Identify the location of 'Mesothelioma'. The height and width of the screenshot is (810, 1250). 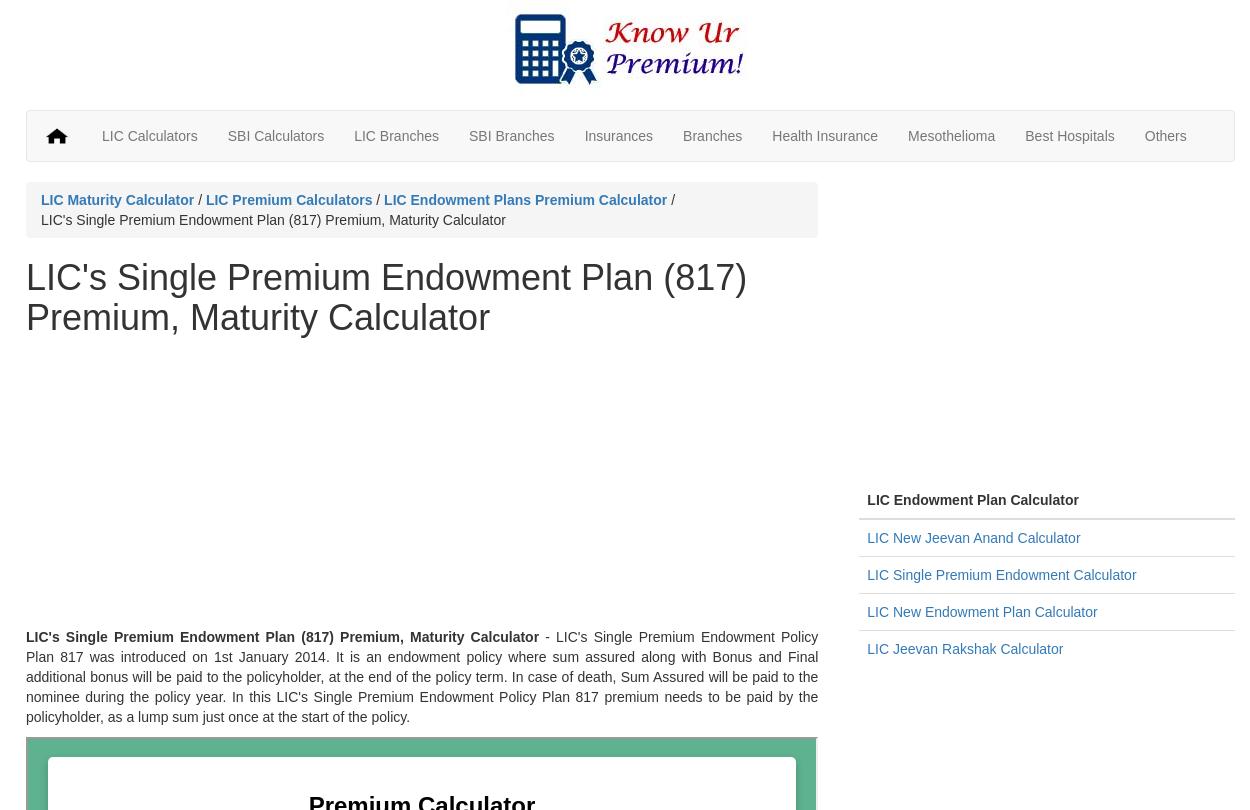
(950, 135).